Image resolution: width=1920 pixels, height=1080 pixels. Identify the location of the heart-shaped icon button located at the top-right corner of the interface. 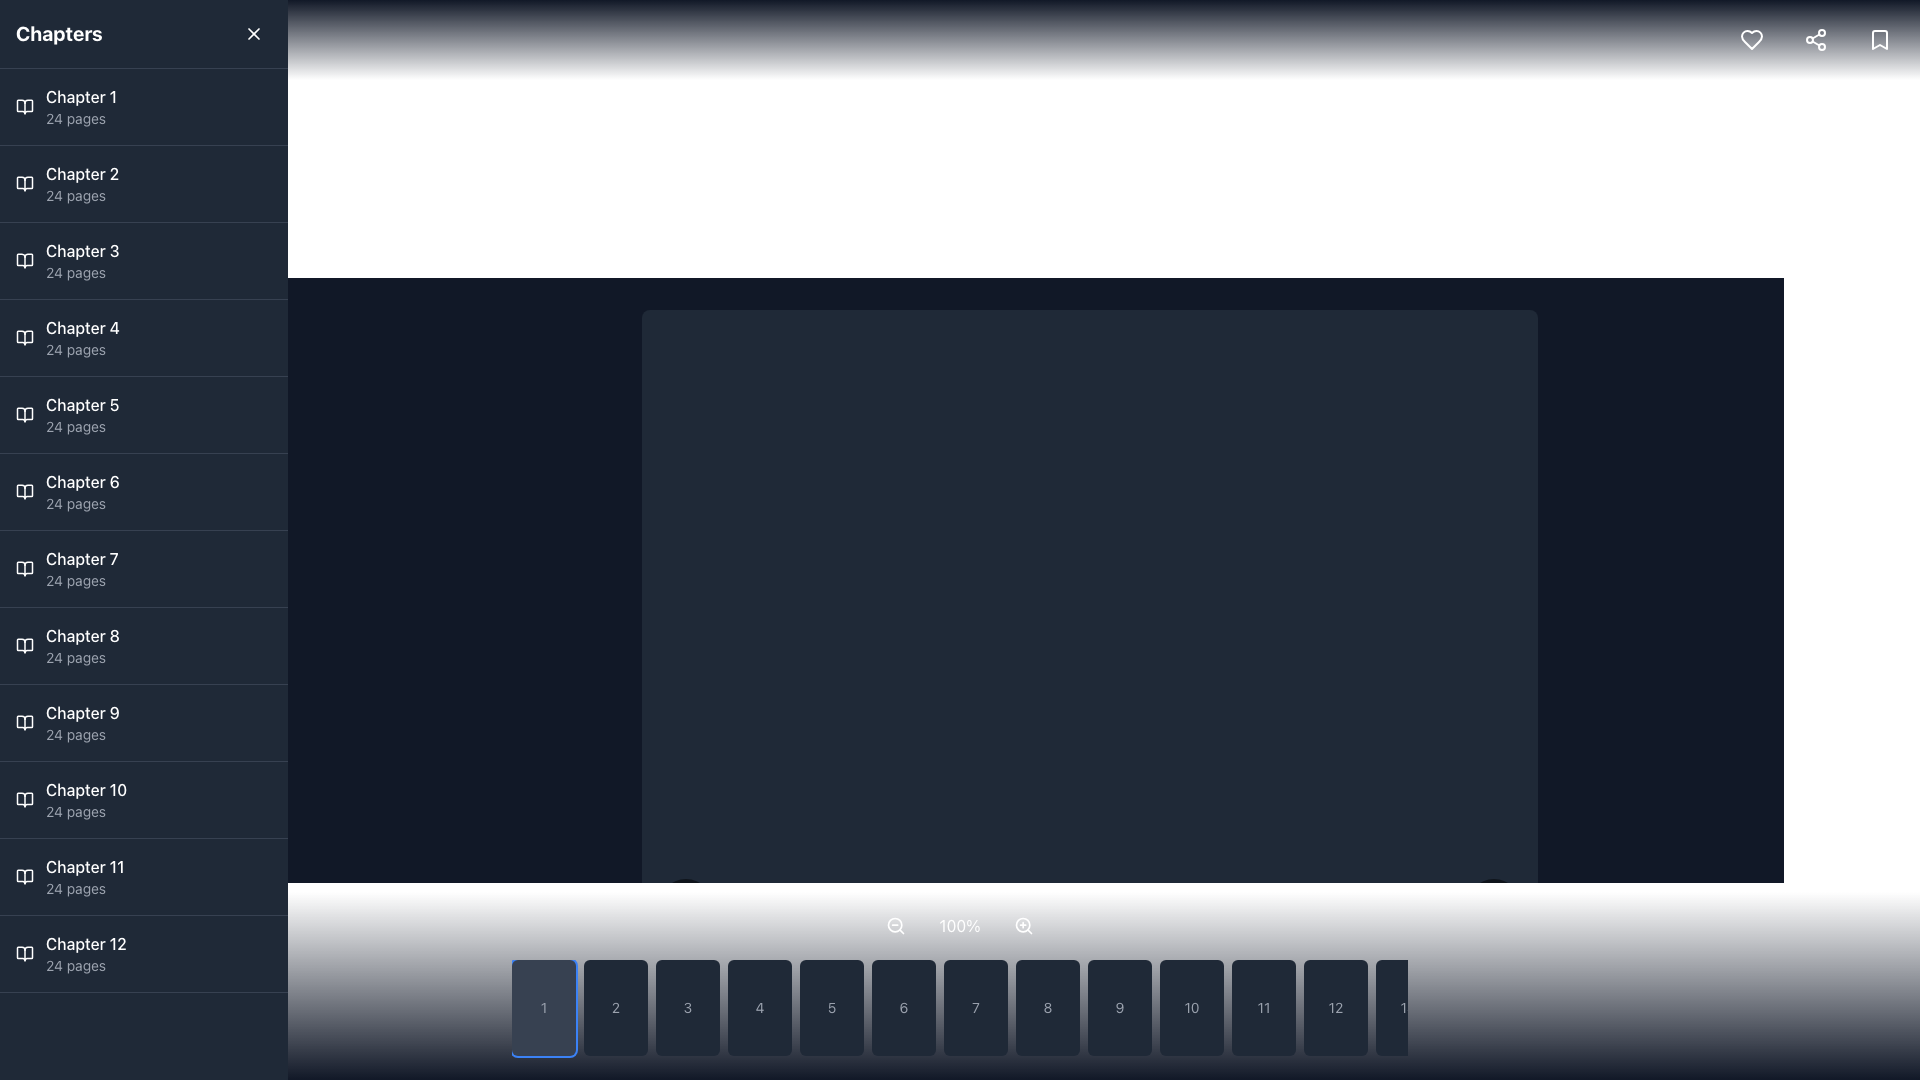
(1751, 39).